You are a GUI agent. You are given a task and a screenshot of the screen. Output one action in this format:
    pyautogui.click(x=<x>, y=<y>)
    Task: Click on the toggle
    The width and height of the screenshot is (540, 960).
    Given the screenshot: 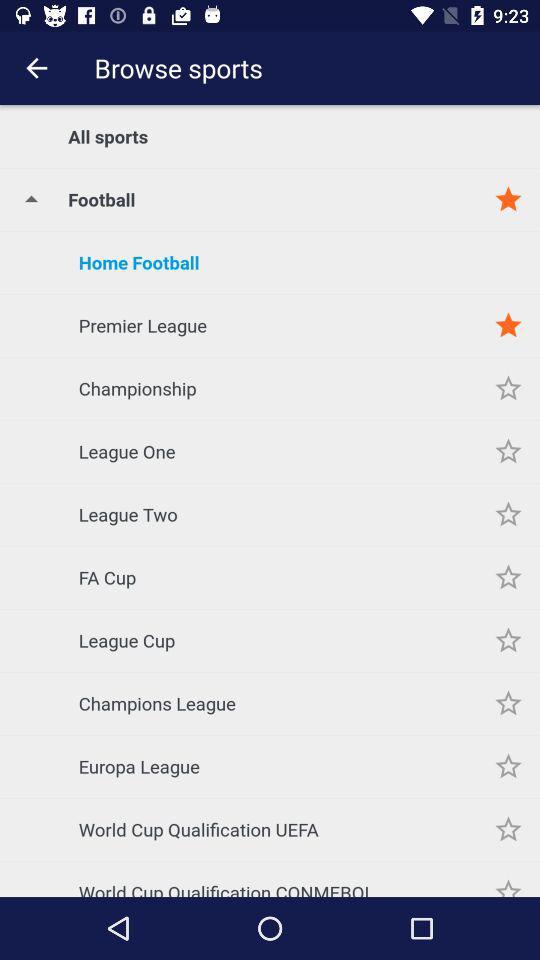 What is the action you would take?
    pyautogui.click(x=508, y=451)
    